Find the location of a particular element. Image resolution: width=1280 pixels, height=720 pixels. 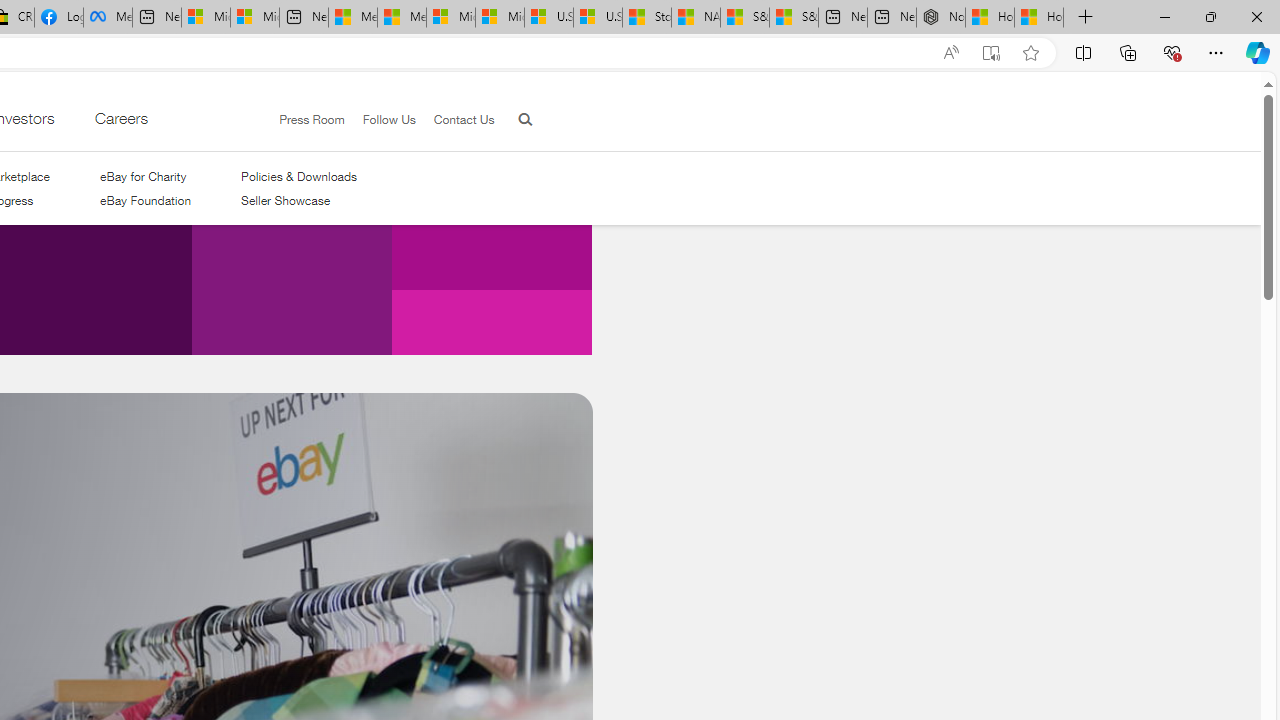

'eBay Foundation' is located at coordinates (144, 201).